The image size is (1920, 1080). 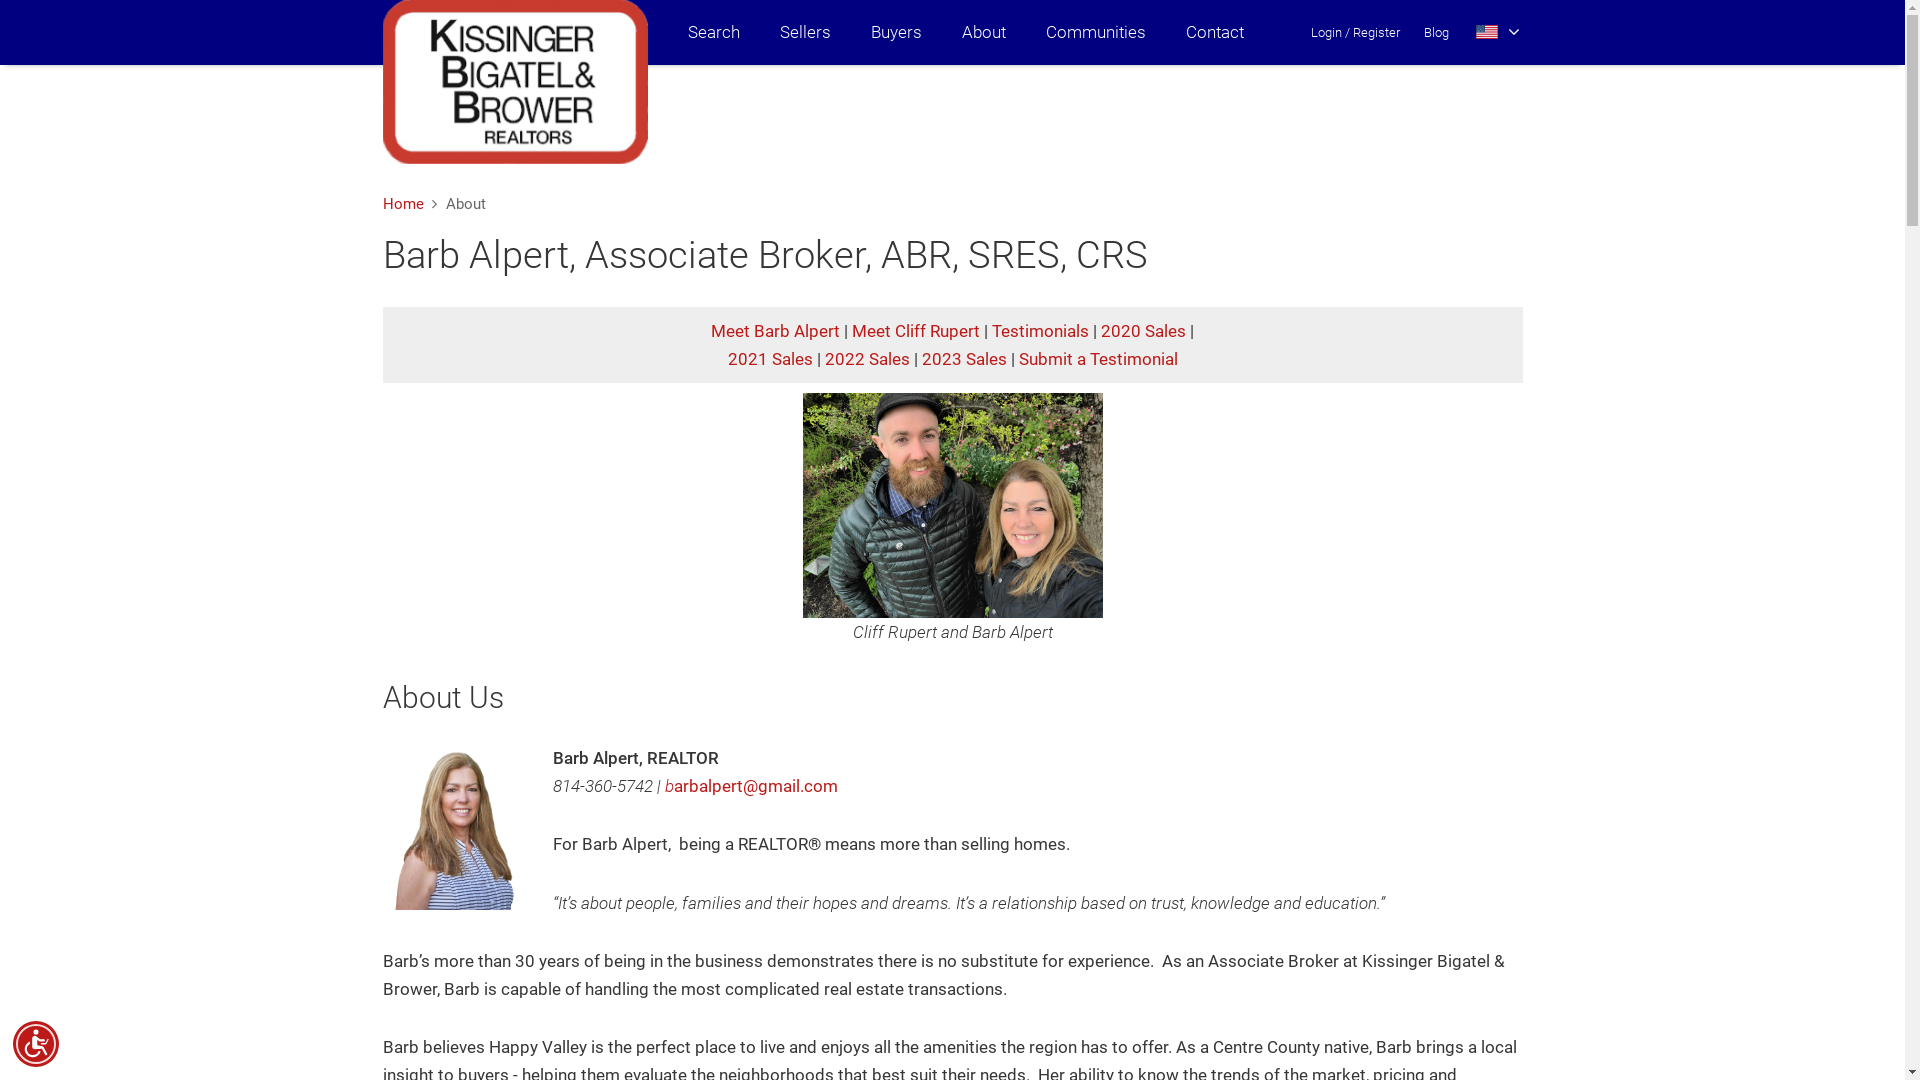 I want to click on 'Select Language', so click(x=1476, y=32).